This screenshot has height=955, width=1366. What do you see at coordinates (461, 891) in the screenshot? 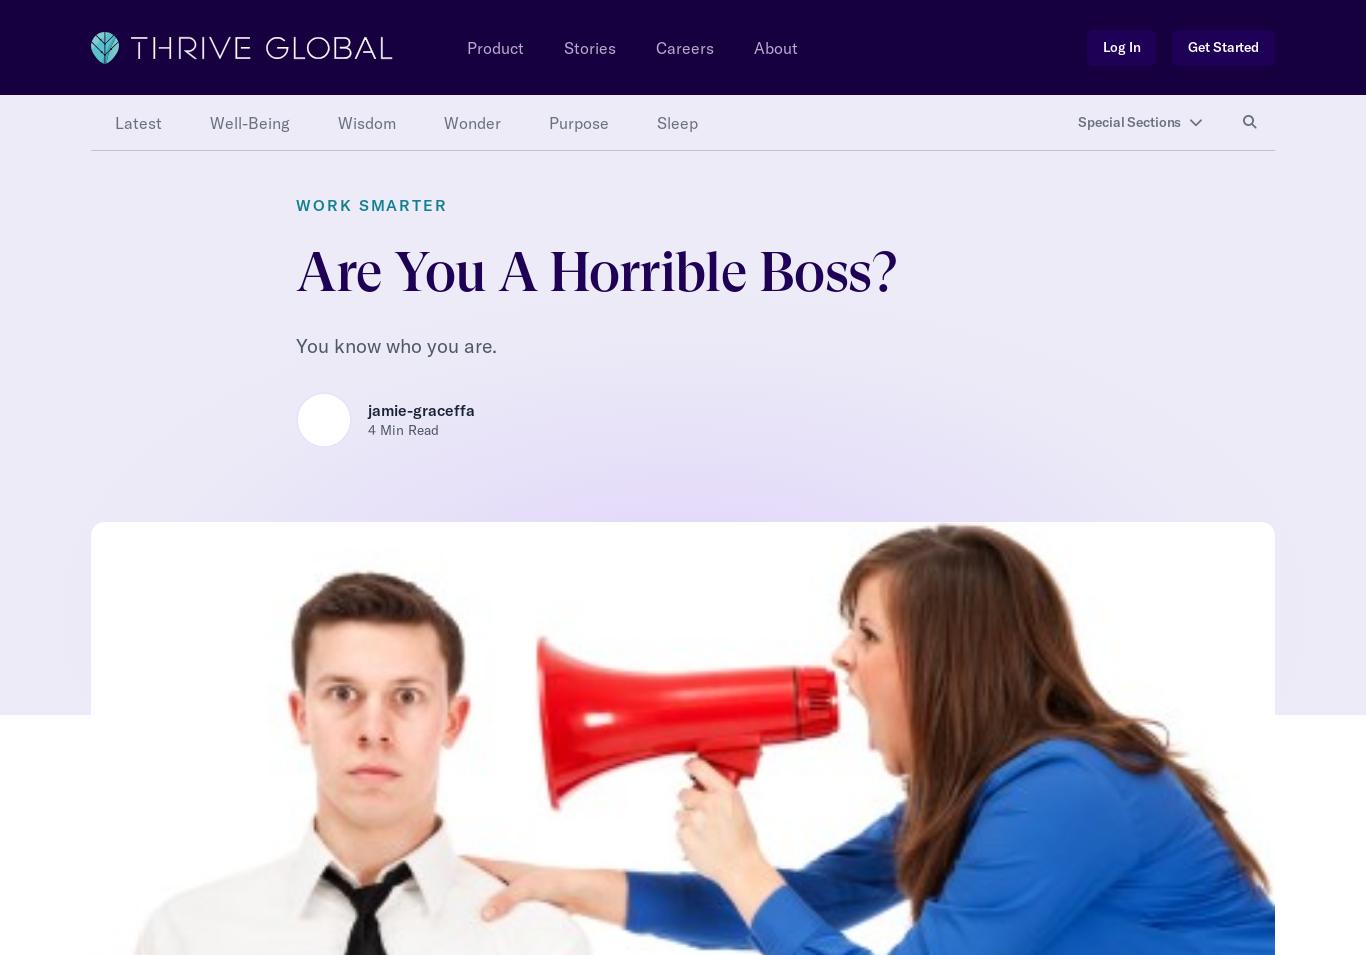
I see `'medium.com'` at bounding box center [461, 891].